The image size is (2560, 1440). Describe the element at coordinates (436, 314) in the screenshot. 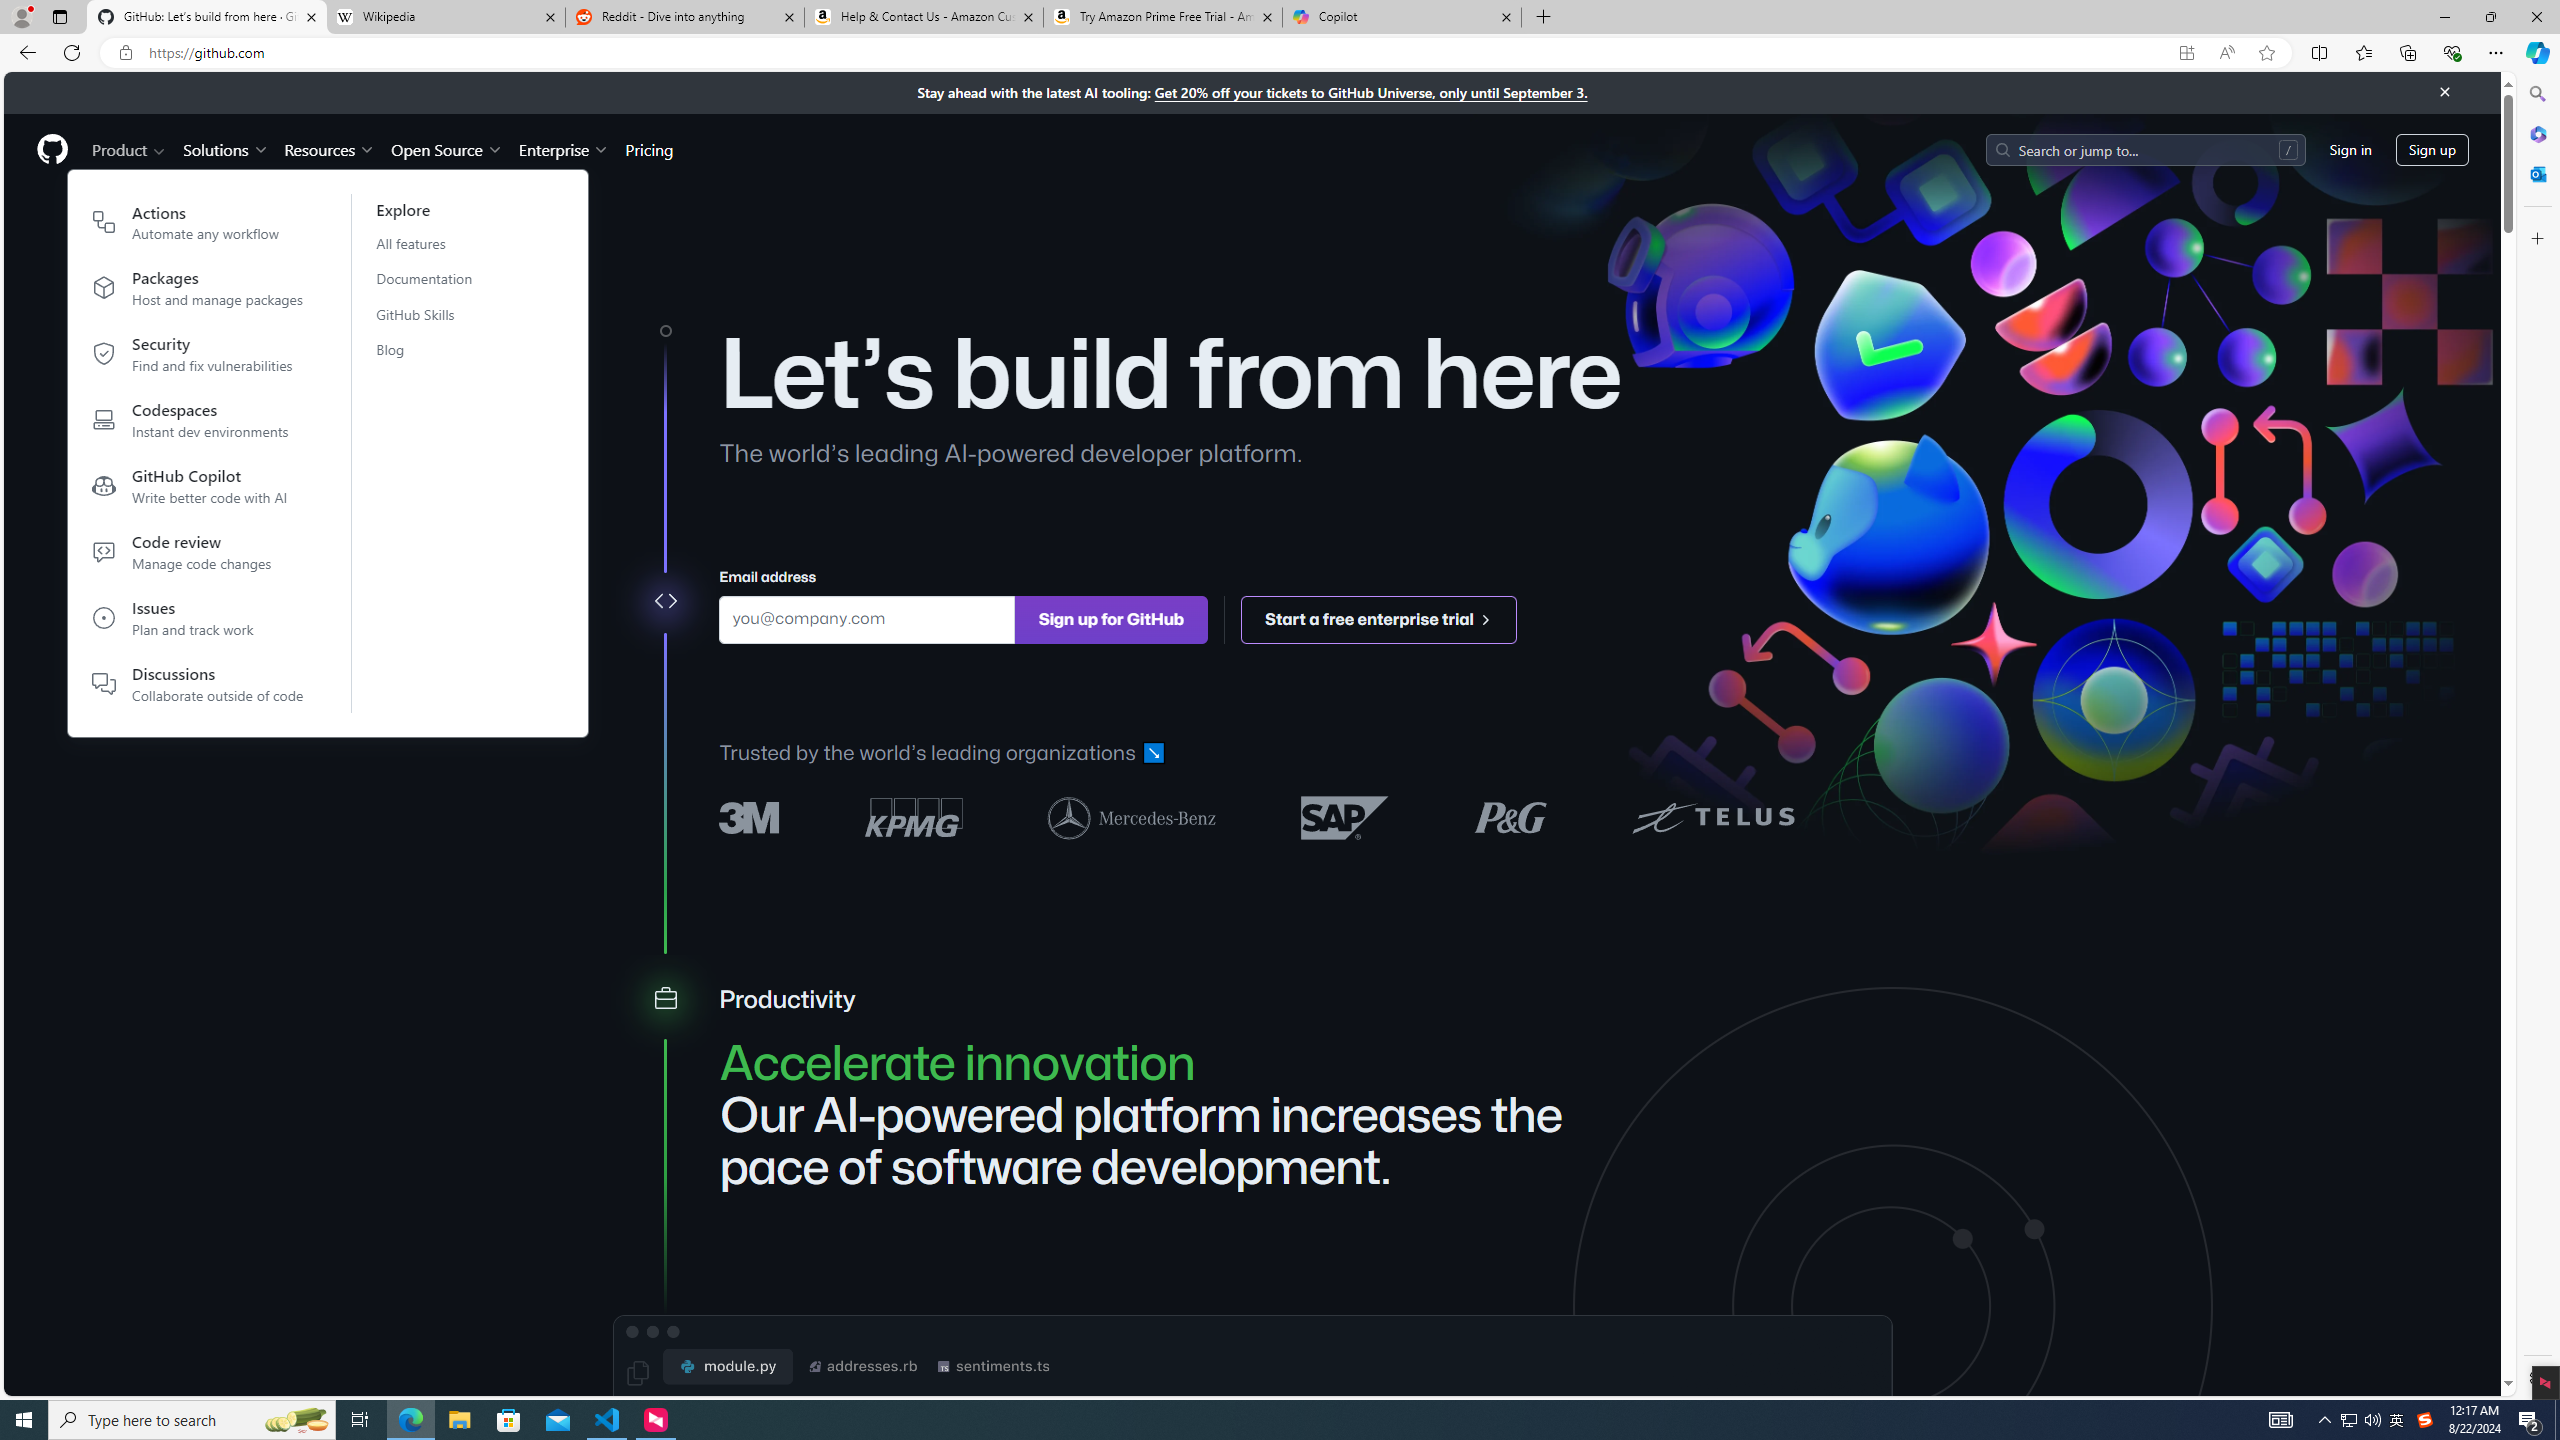

I see `'GitHub Skills'` at that location.